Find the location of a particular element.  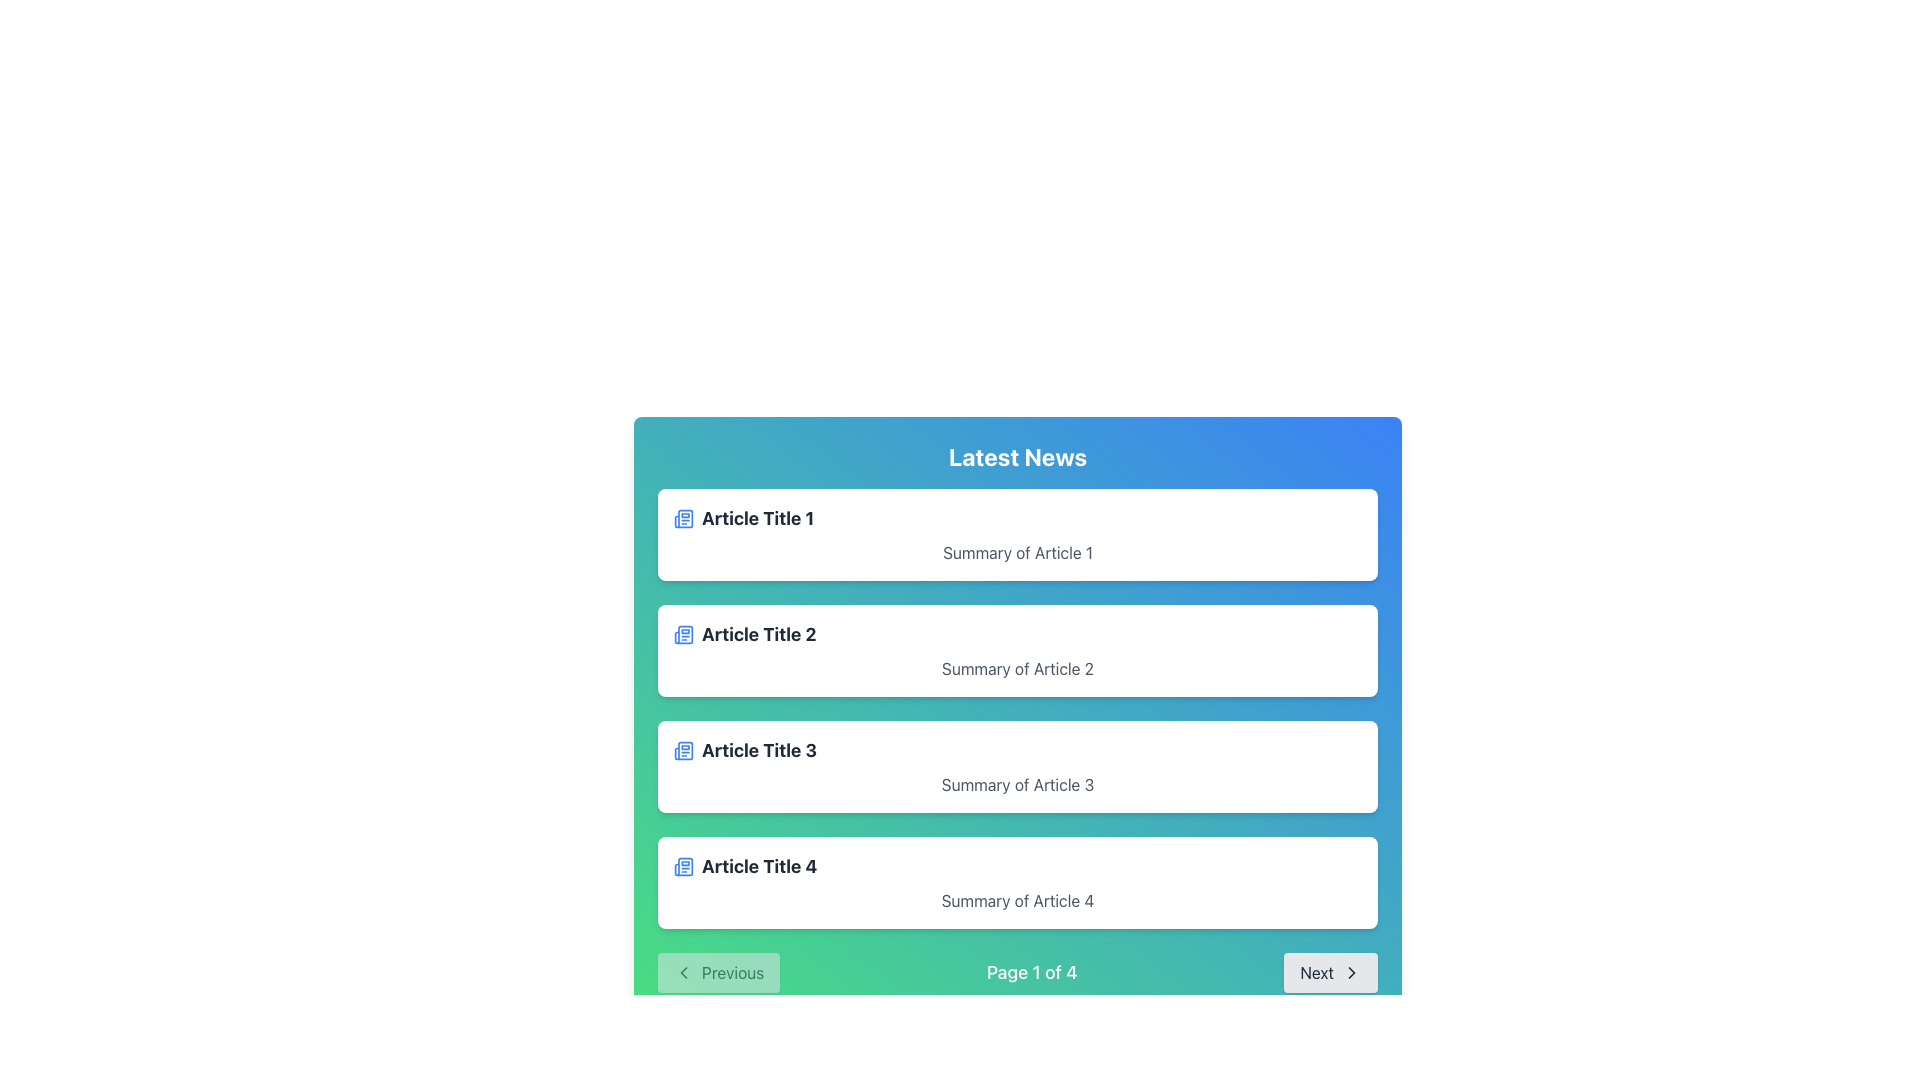

the small blue newspaper icon located to the left of 'Article Title 1' in the first news item is located at coordinates (684, 516).